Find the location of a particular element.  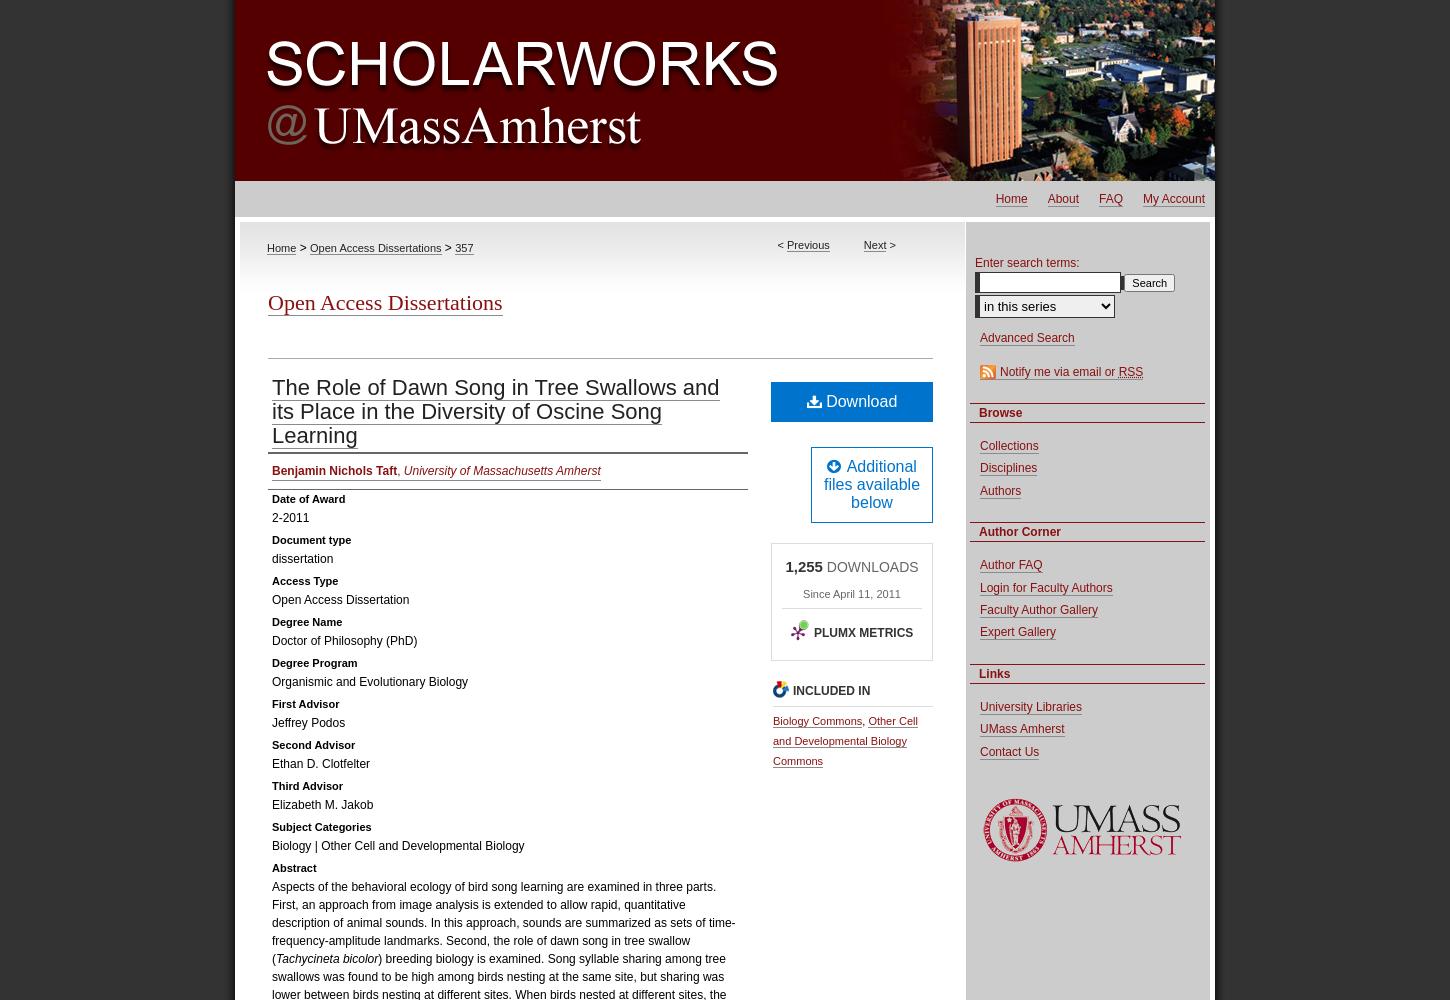

'2-2011' is located at coordinates (290, 518).